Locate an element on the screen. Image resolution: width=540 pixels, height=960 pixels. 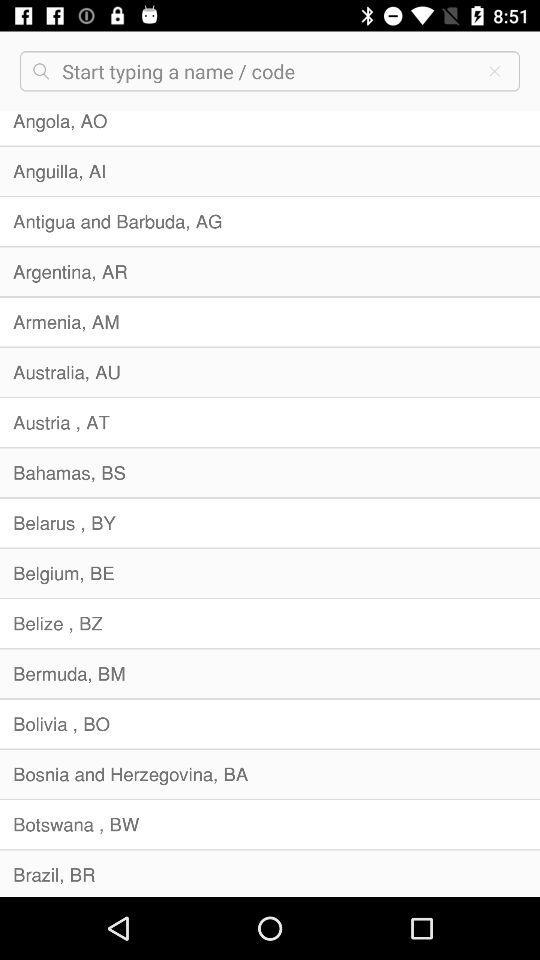
the brazil, br icon is located at coordinates (270, 872).